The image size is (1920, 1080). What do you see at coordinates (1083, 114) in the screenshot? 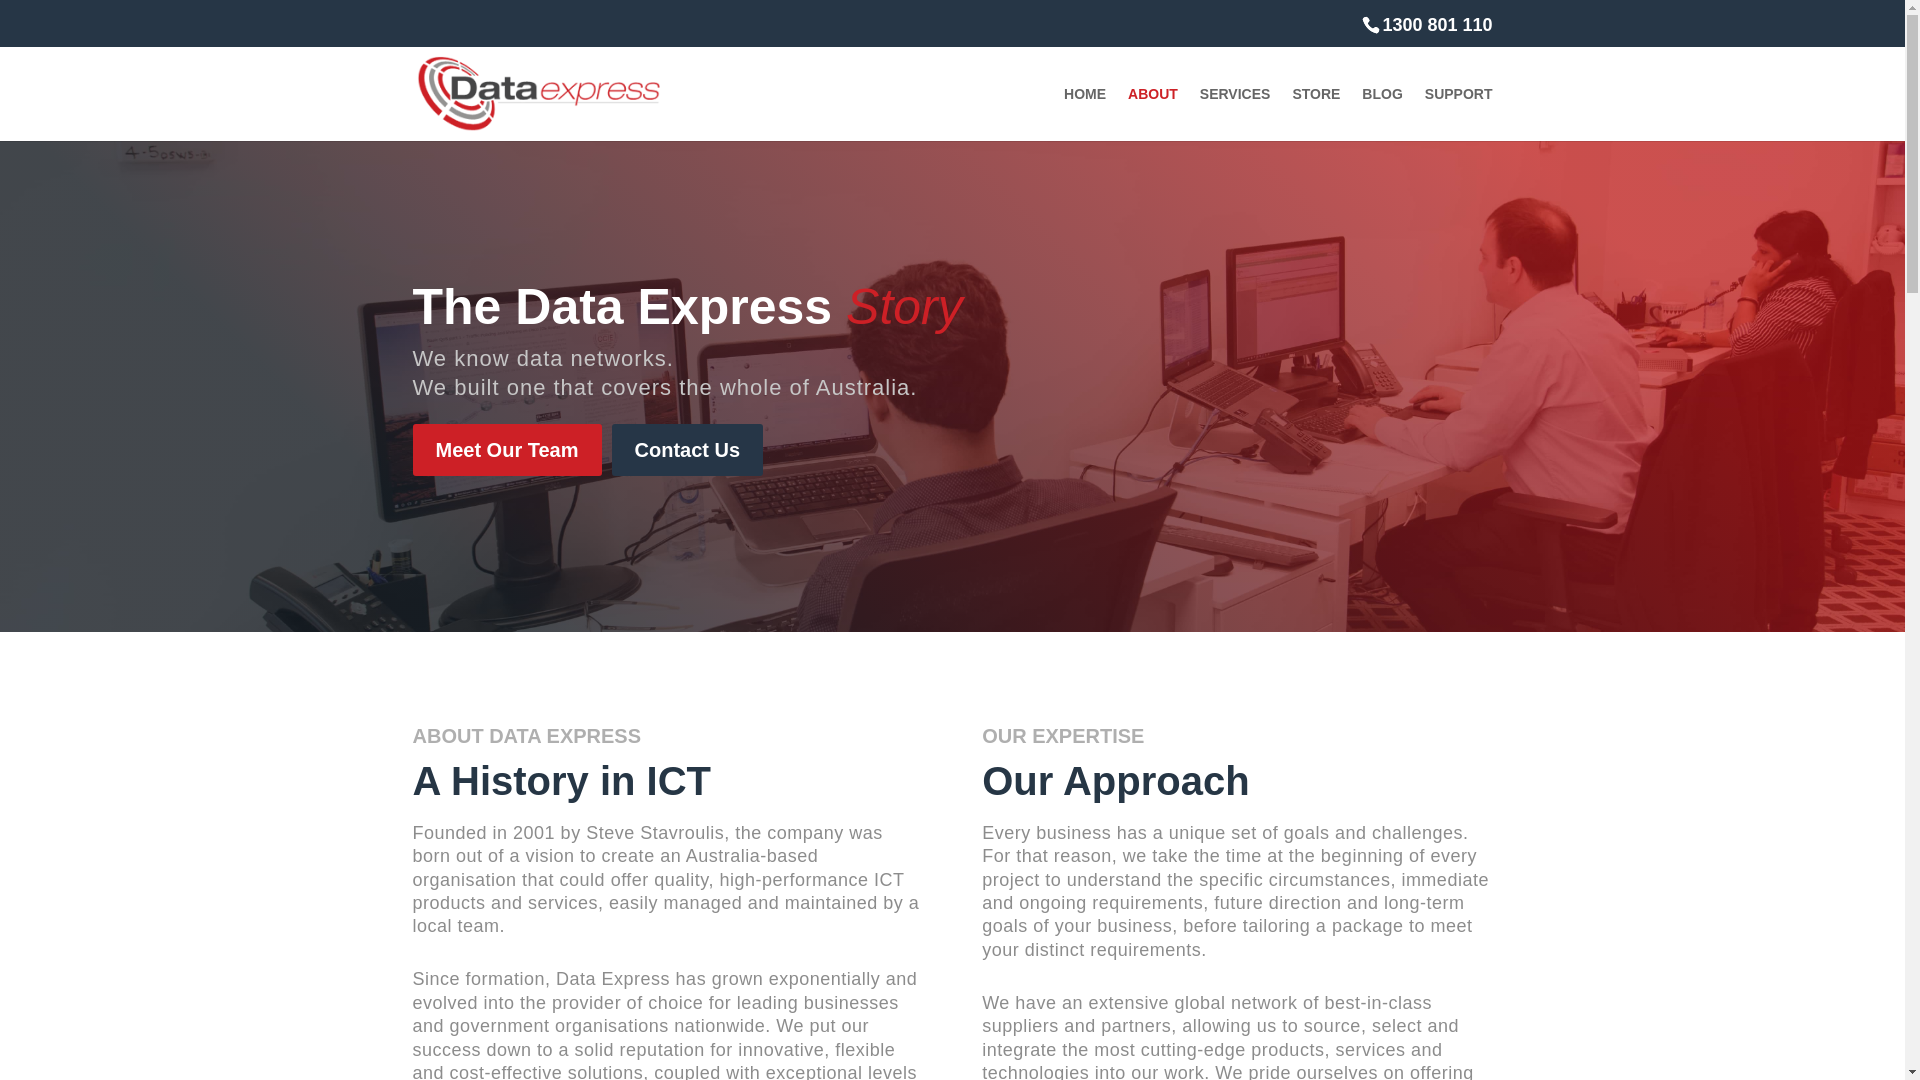
I see `'HOME'` at bounding box center [1083, 114].